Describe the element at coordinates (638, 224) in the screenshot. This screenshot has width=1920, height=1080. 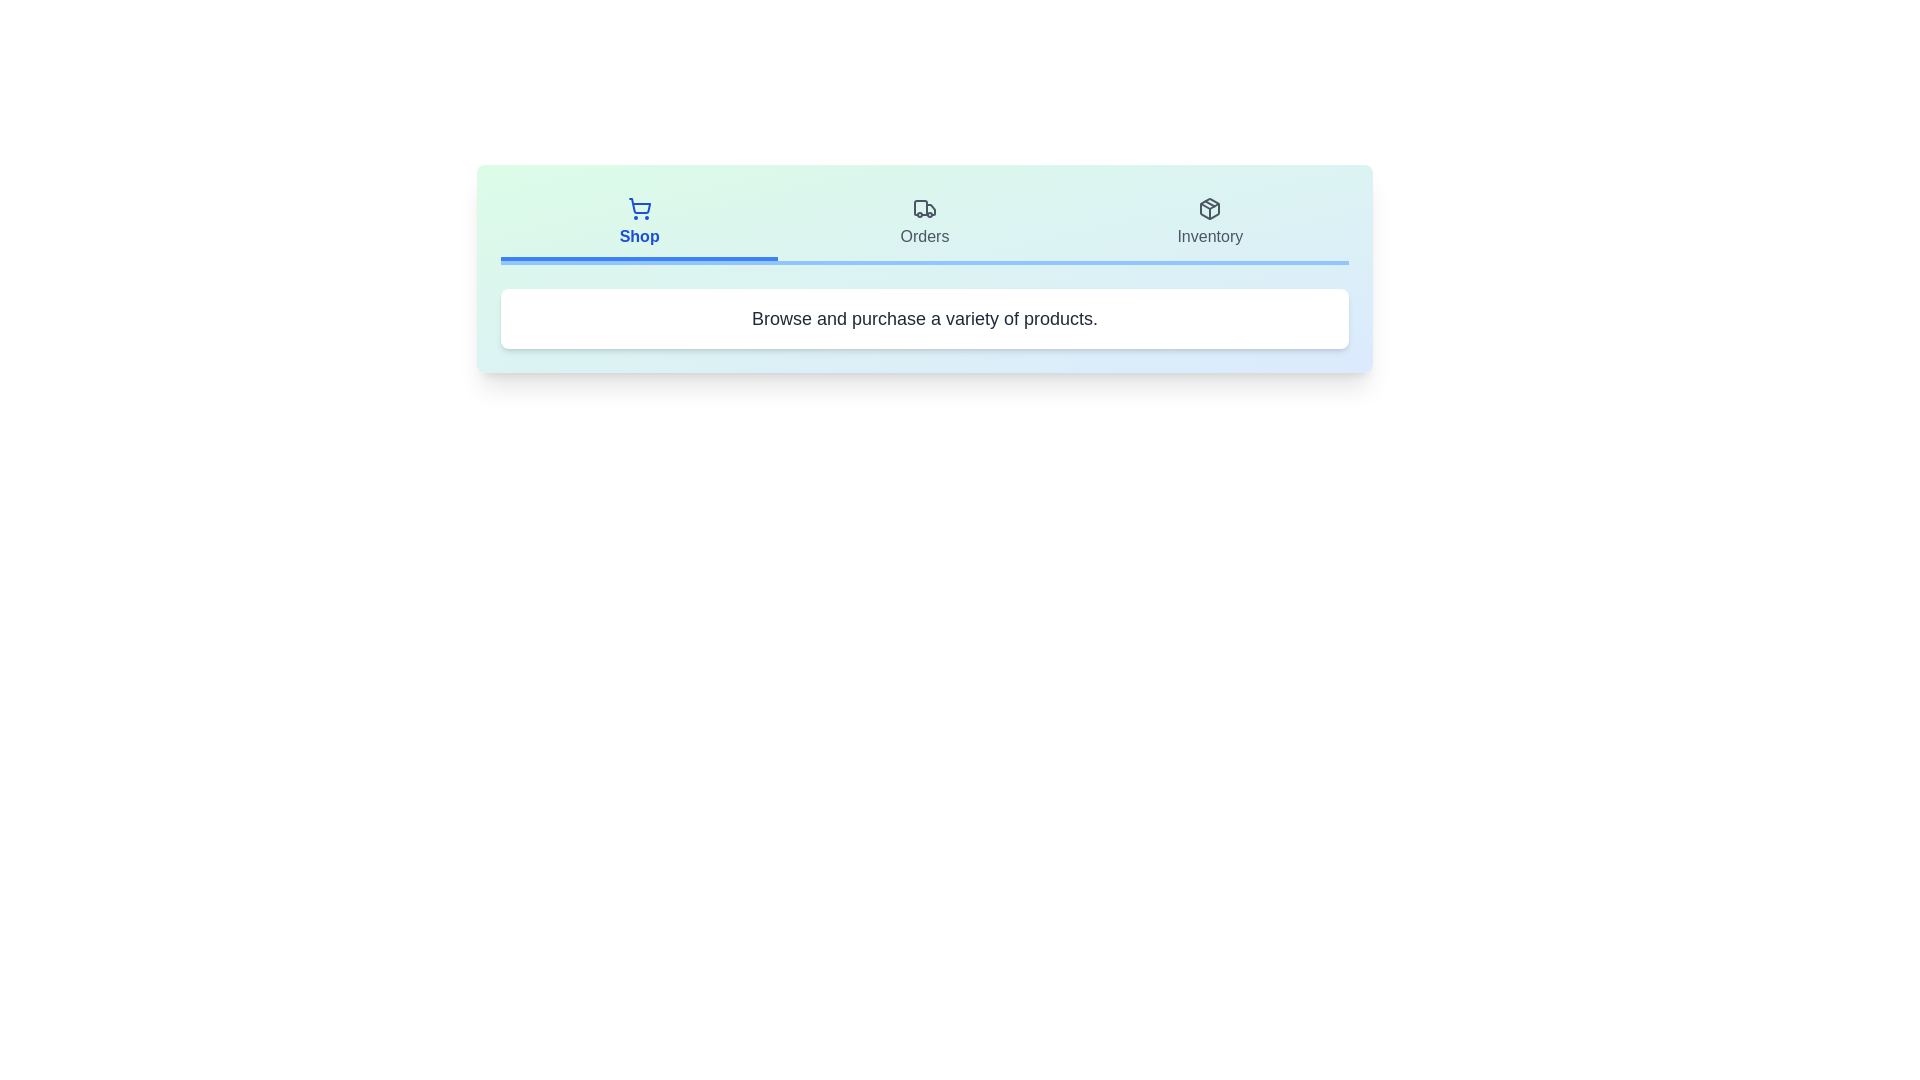
I see `the Shop tab` at that location.